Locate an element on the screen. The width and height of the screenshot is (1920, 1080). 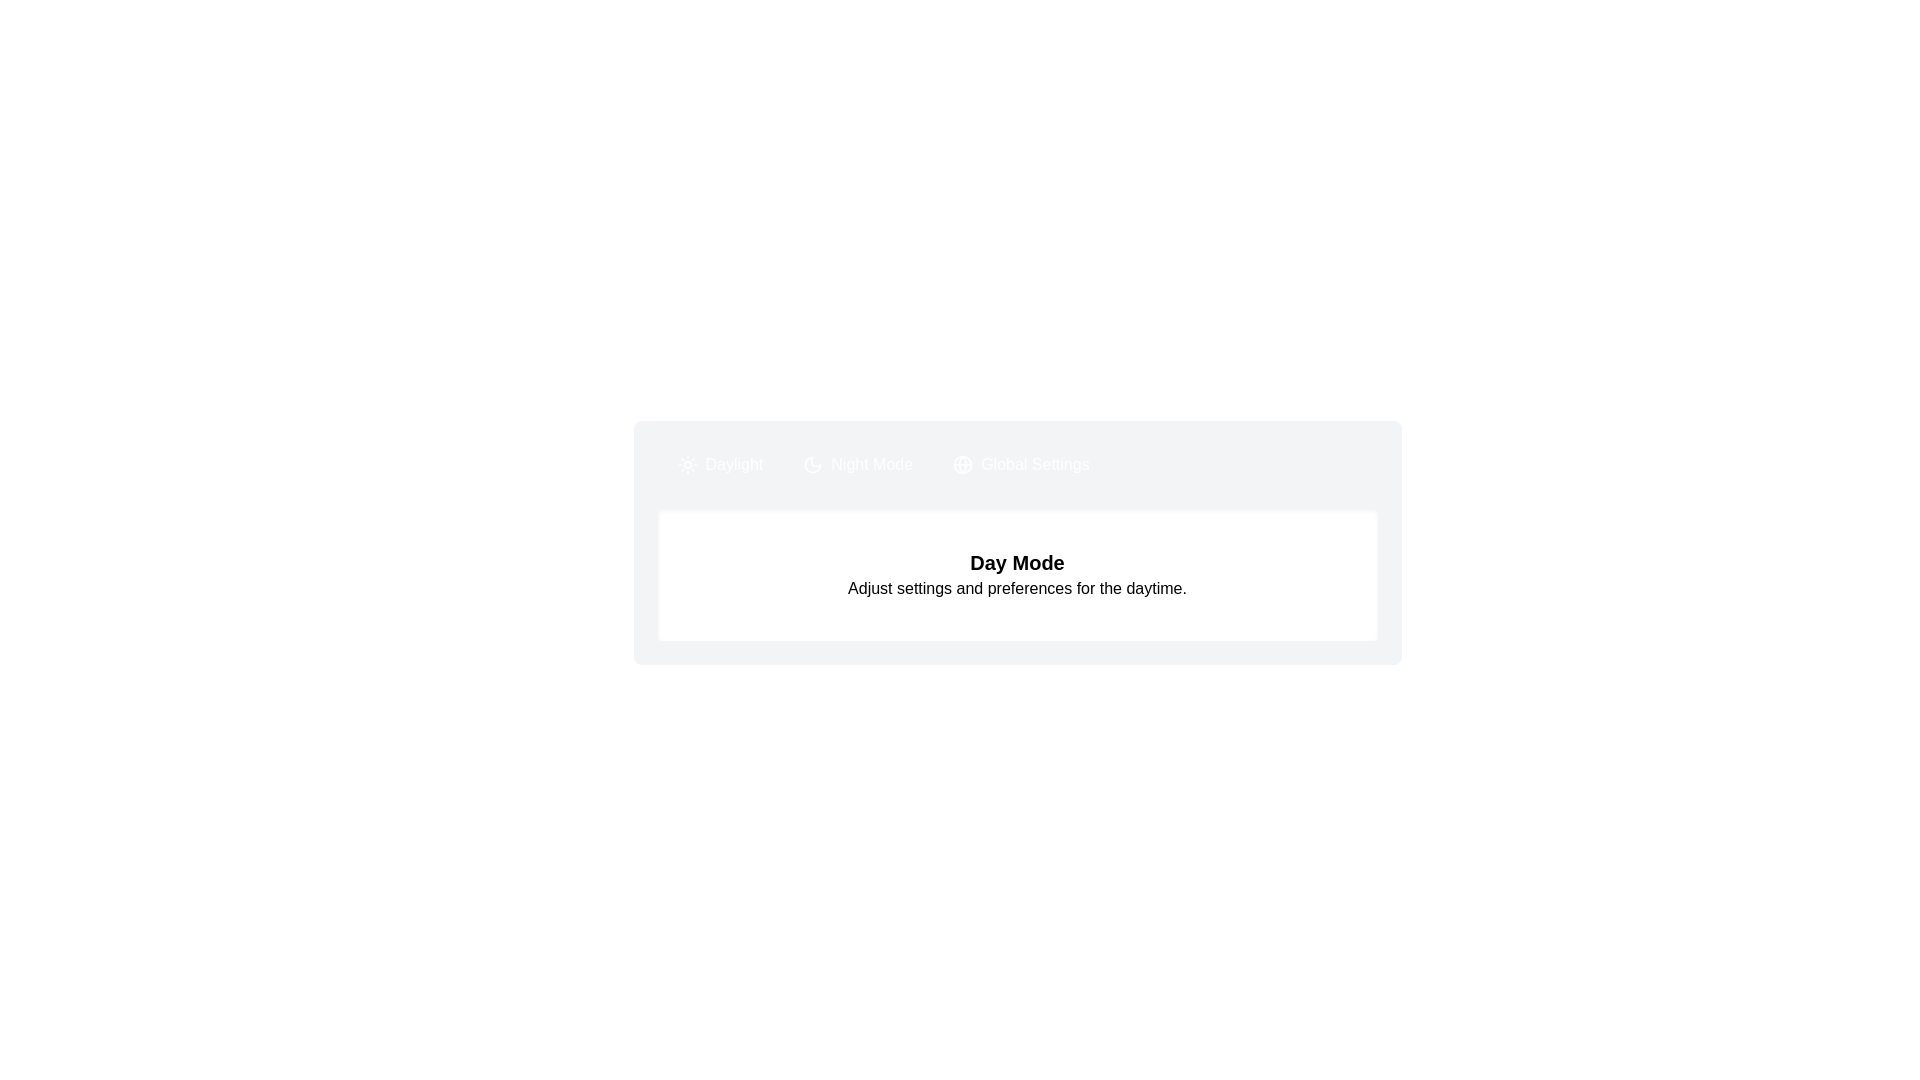
the tab Night Mode and copy its content is located at coordinates (858, 465).